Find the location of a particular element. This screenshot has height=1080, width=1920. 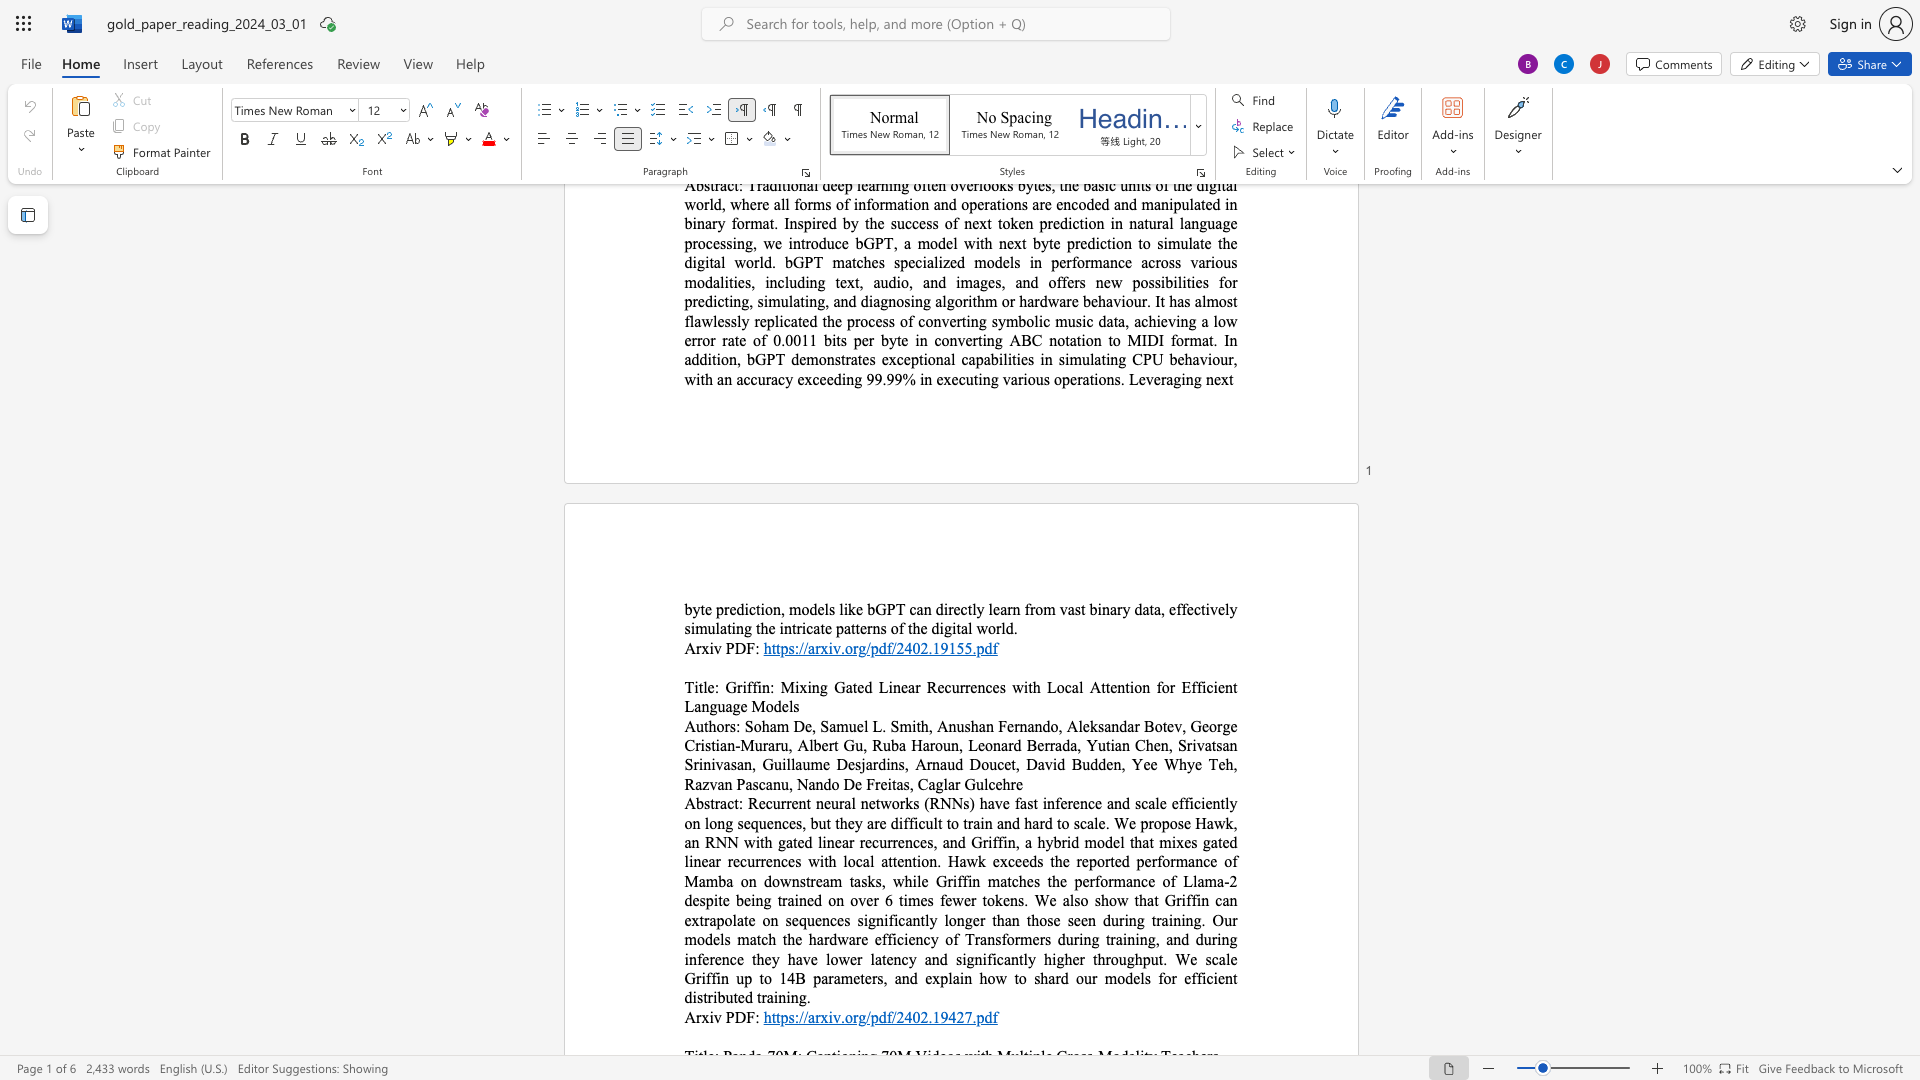

the 2th character "n" in the text is located at coordinates (815, 686).